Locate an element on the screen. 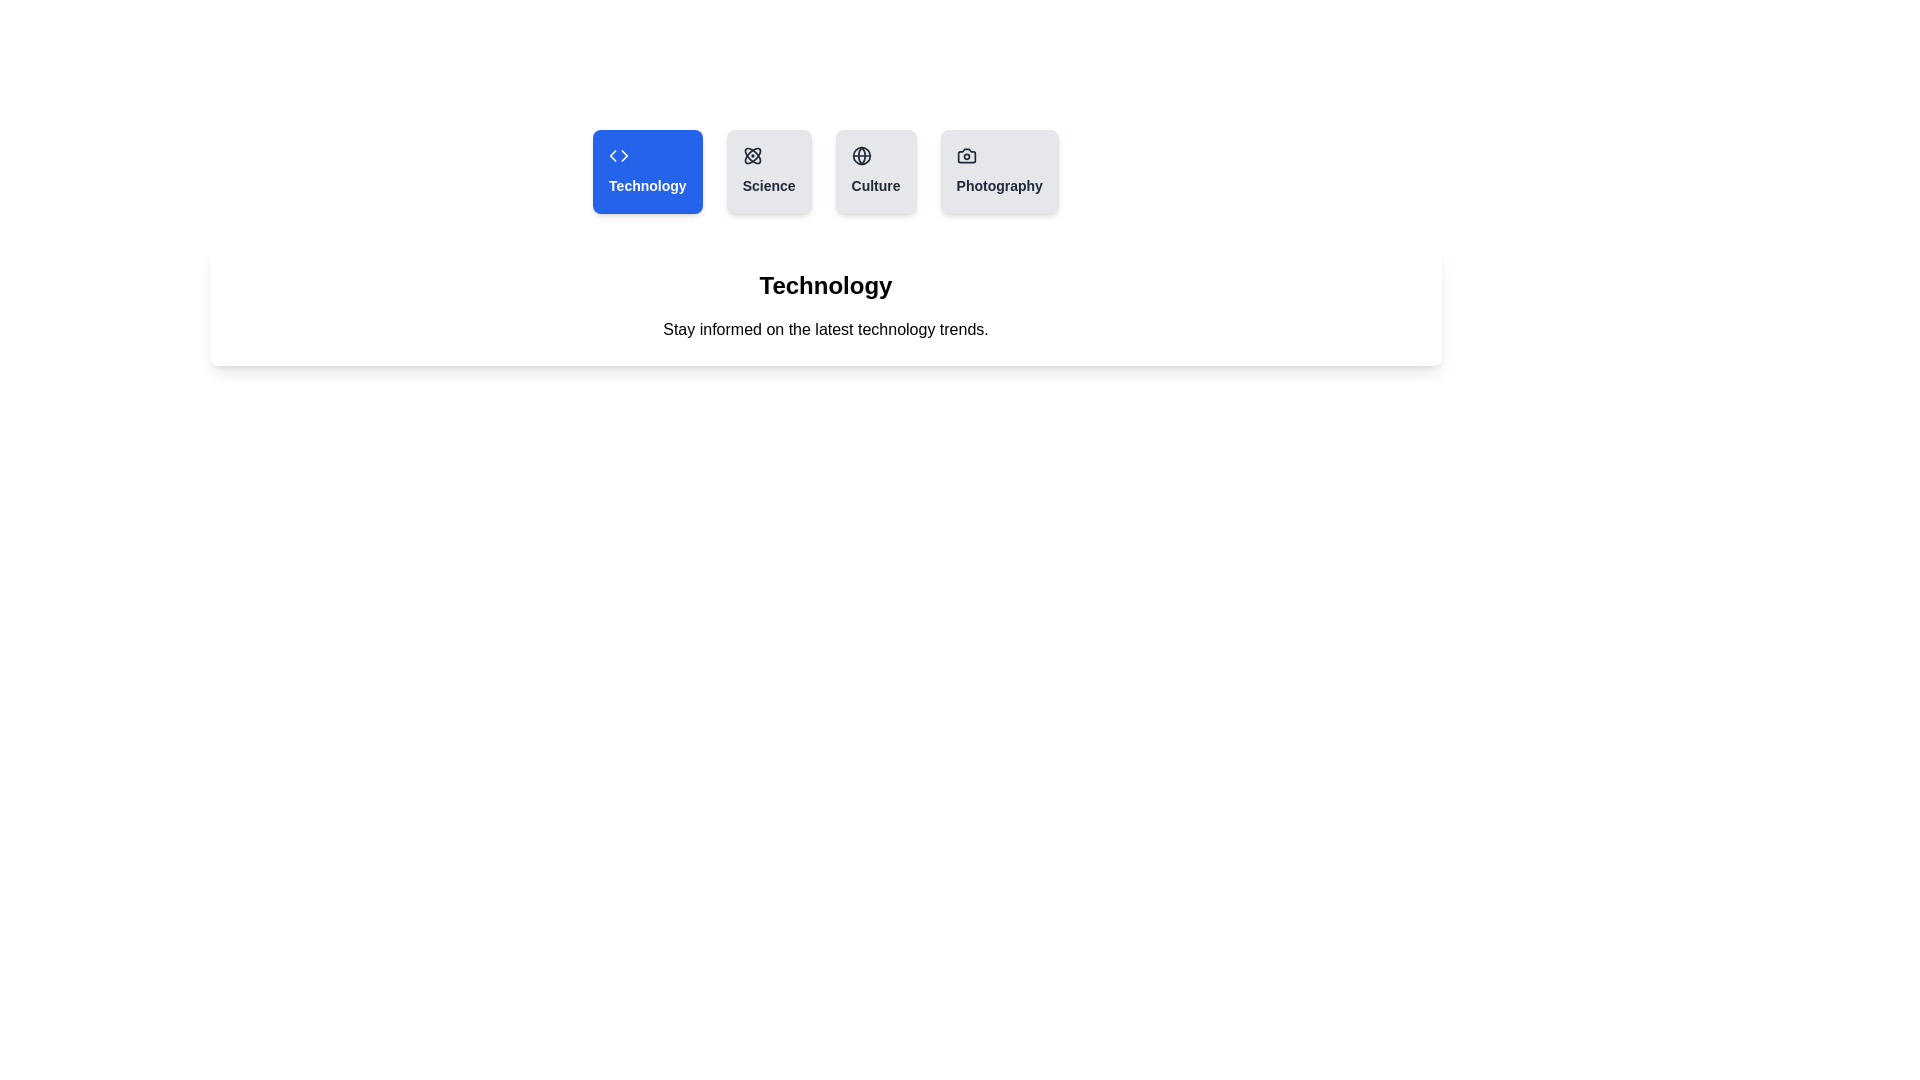 The image size is (1920, 1080). the text within the content area is located at coordinates (825, 305).